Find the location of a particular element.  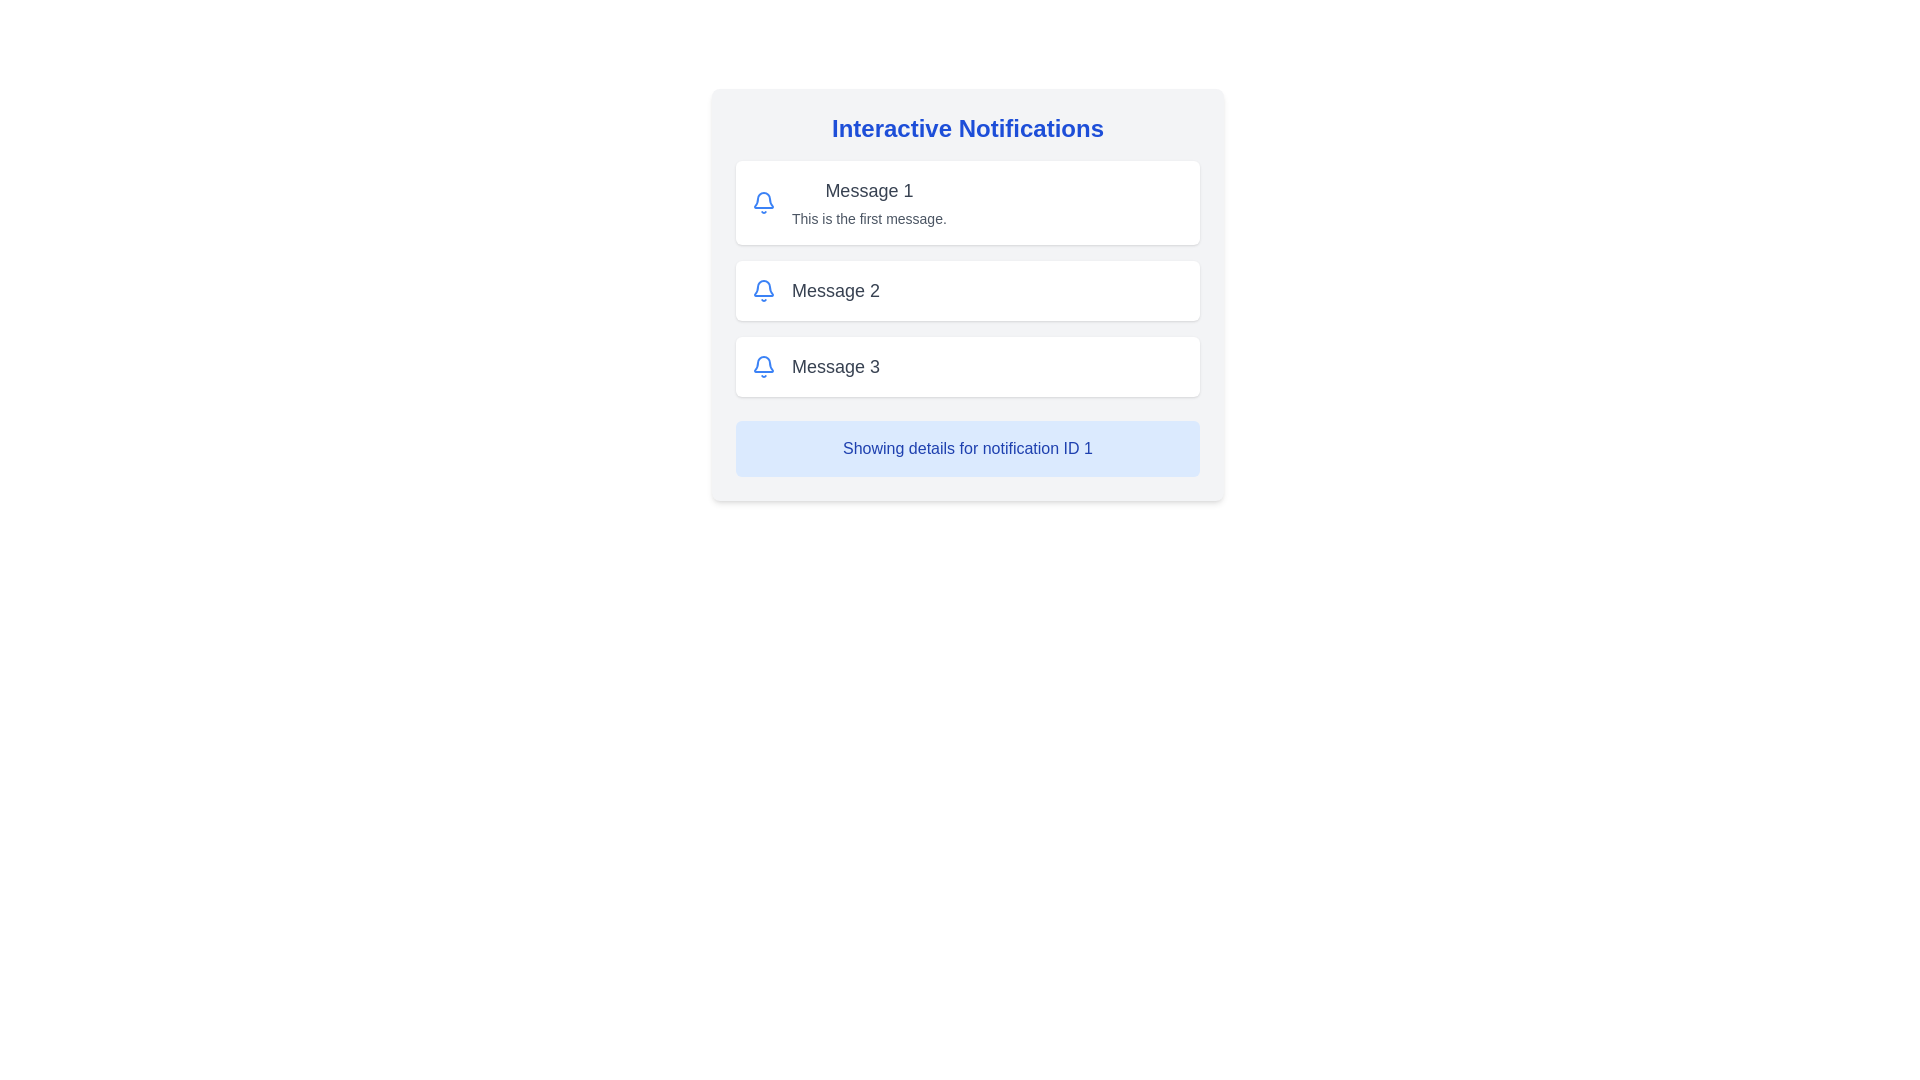

the Text element displaying the title and description of the first notification in the list, located near the upper-left corner of the card below 'Interactive Notifications' is located at coordinates (869, 203).